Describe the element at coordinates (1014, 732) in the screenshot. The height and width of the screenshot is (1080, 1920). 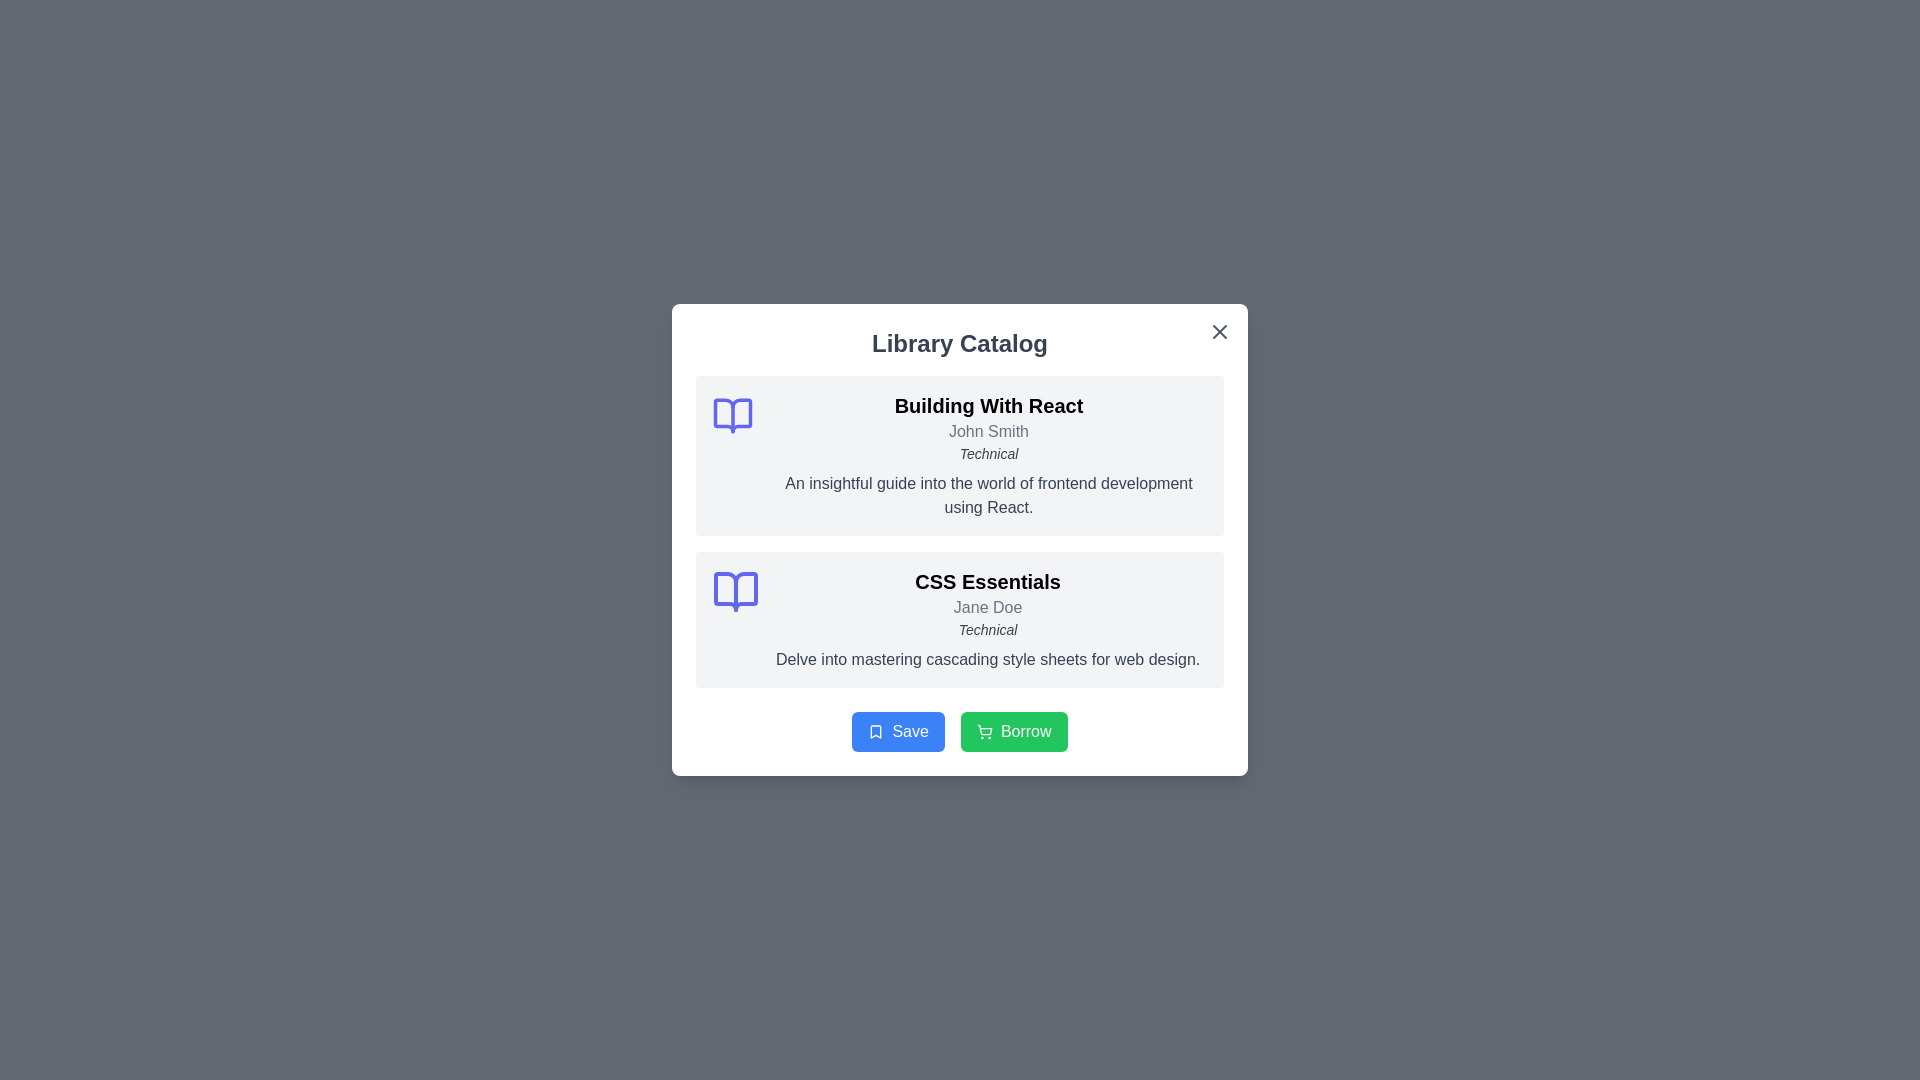
I see `the green 'Borrow' button with white text and a shopping cart icon` at that location.